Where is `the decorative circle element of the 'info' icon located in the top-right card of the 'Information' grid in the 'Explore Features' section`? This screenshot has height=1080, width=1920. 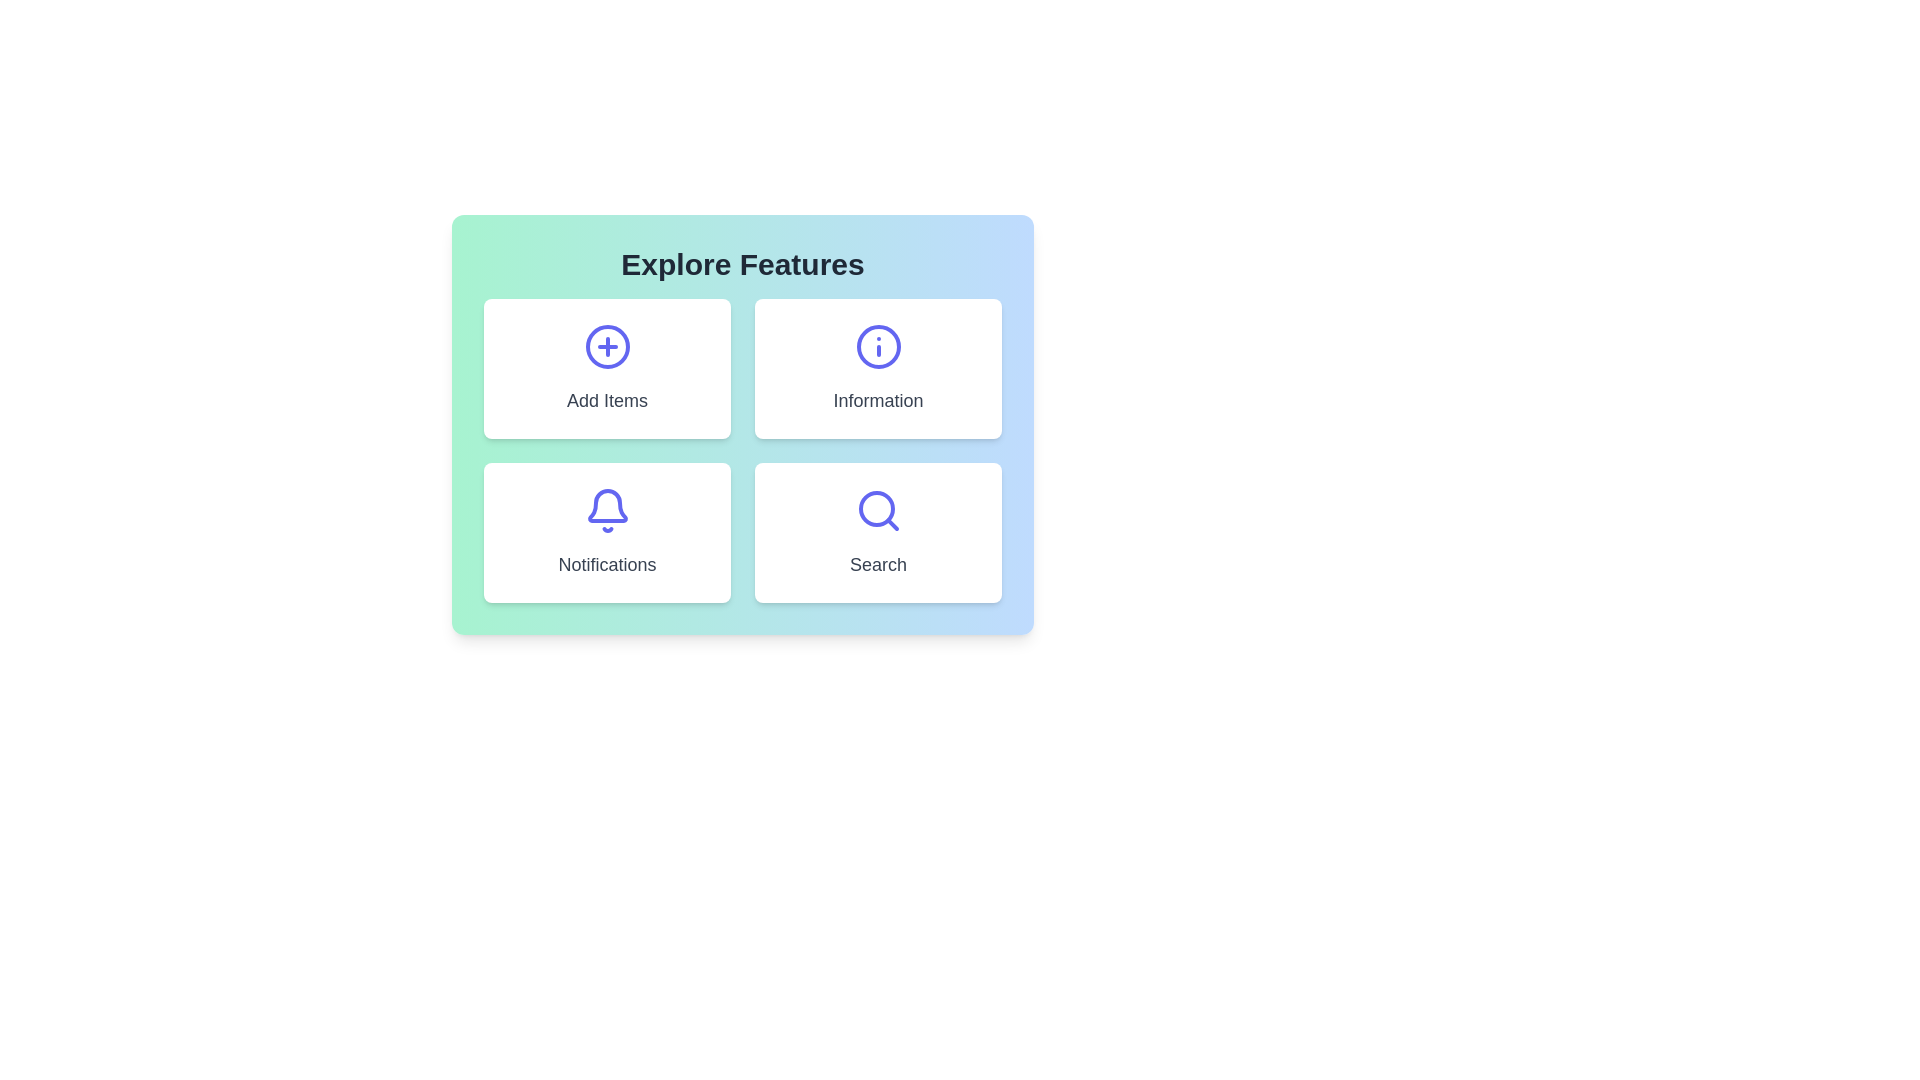 the decorative circle element of the 'info' icon located in the top-right card of the 'Information' grid in the 'Explore Features' section is located at coordinates (878, 346).